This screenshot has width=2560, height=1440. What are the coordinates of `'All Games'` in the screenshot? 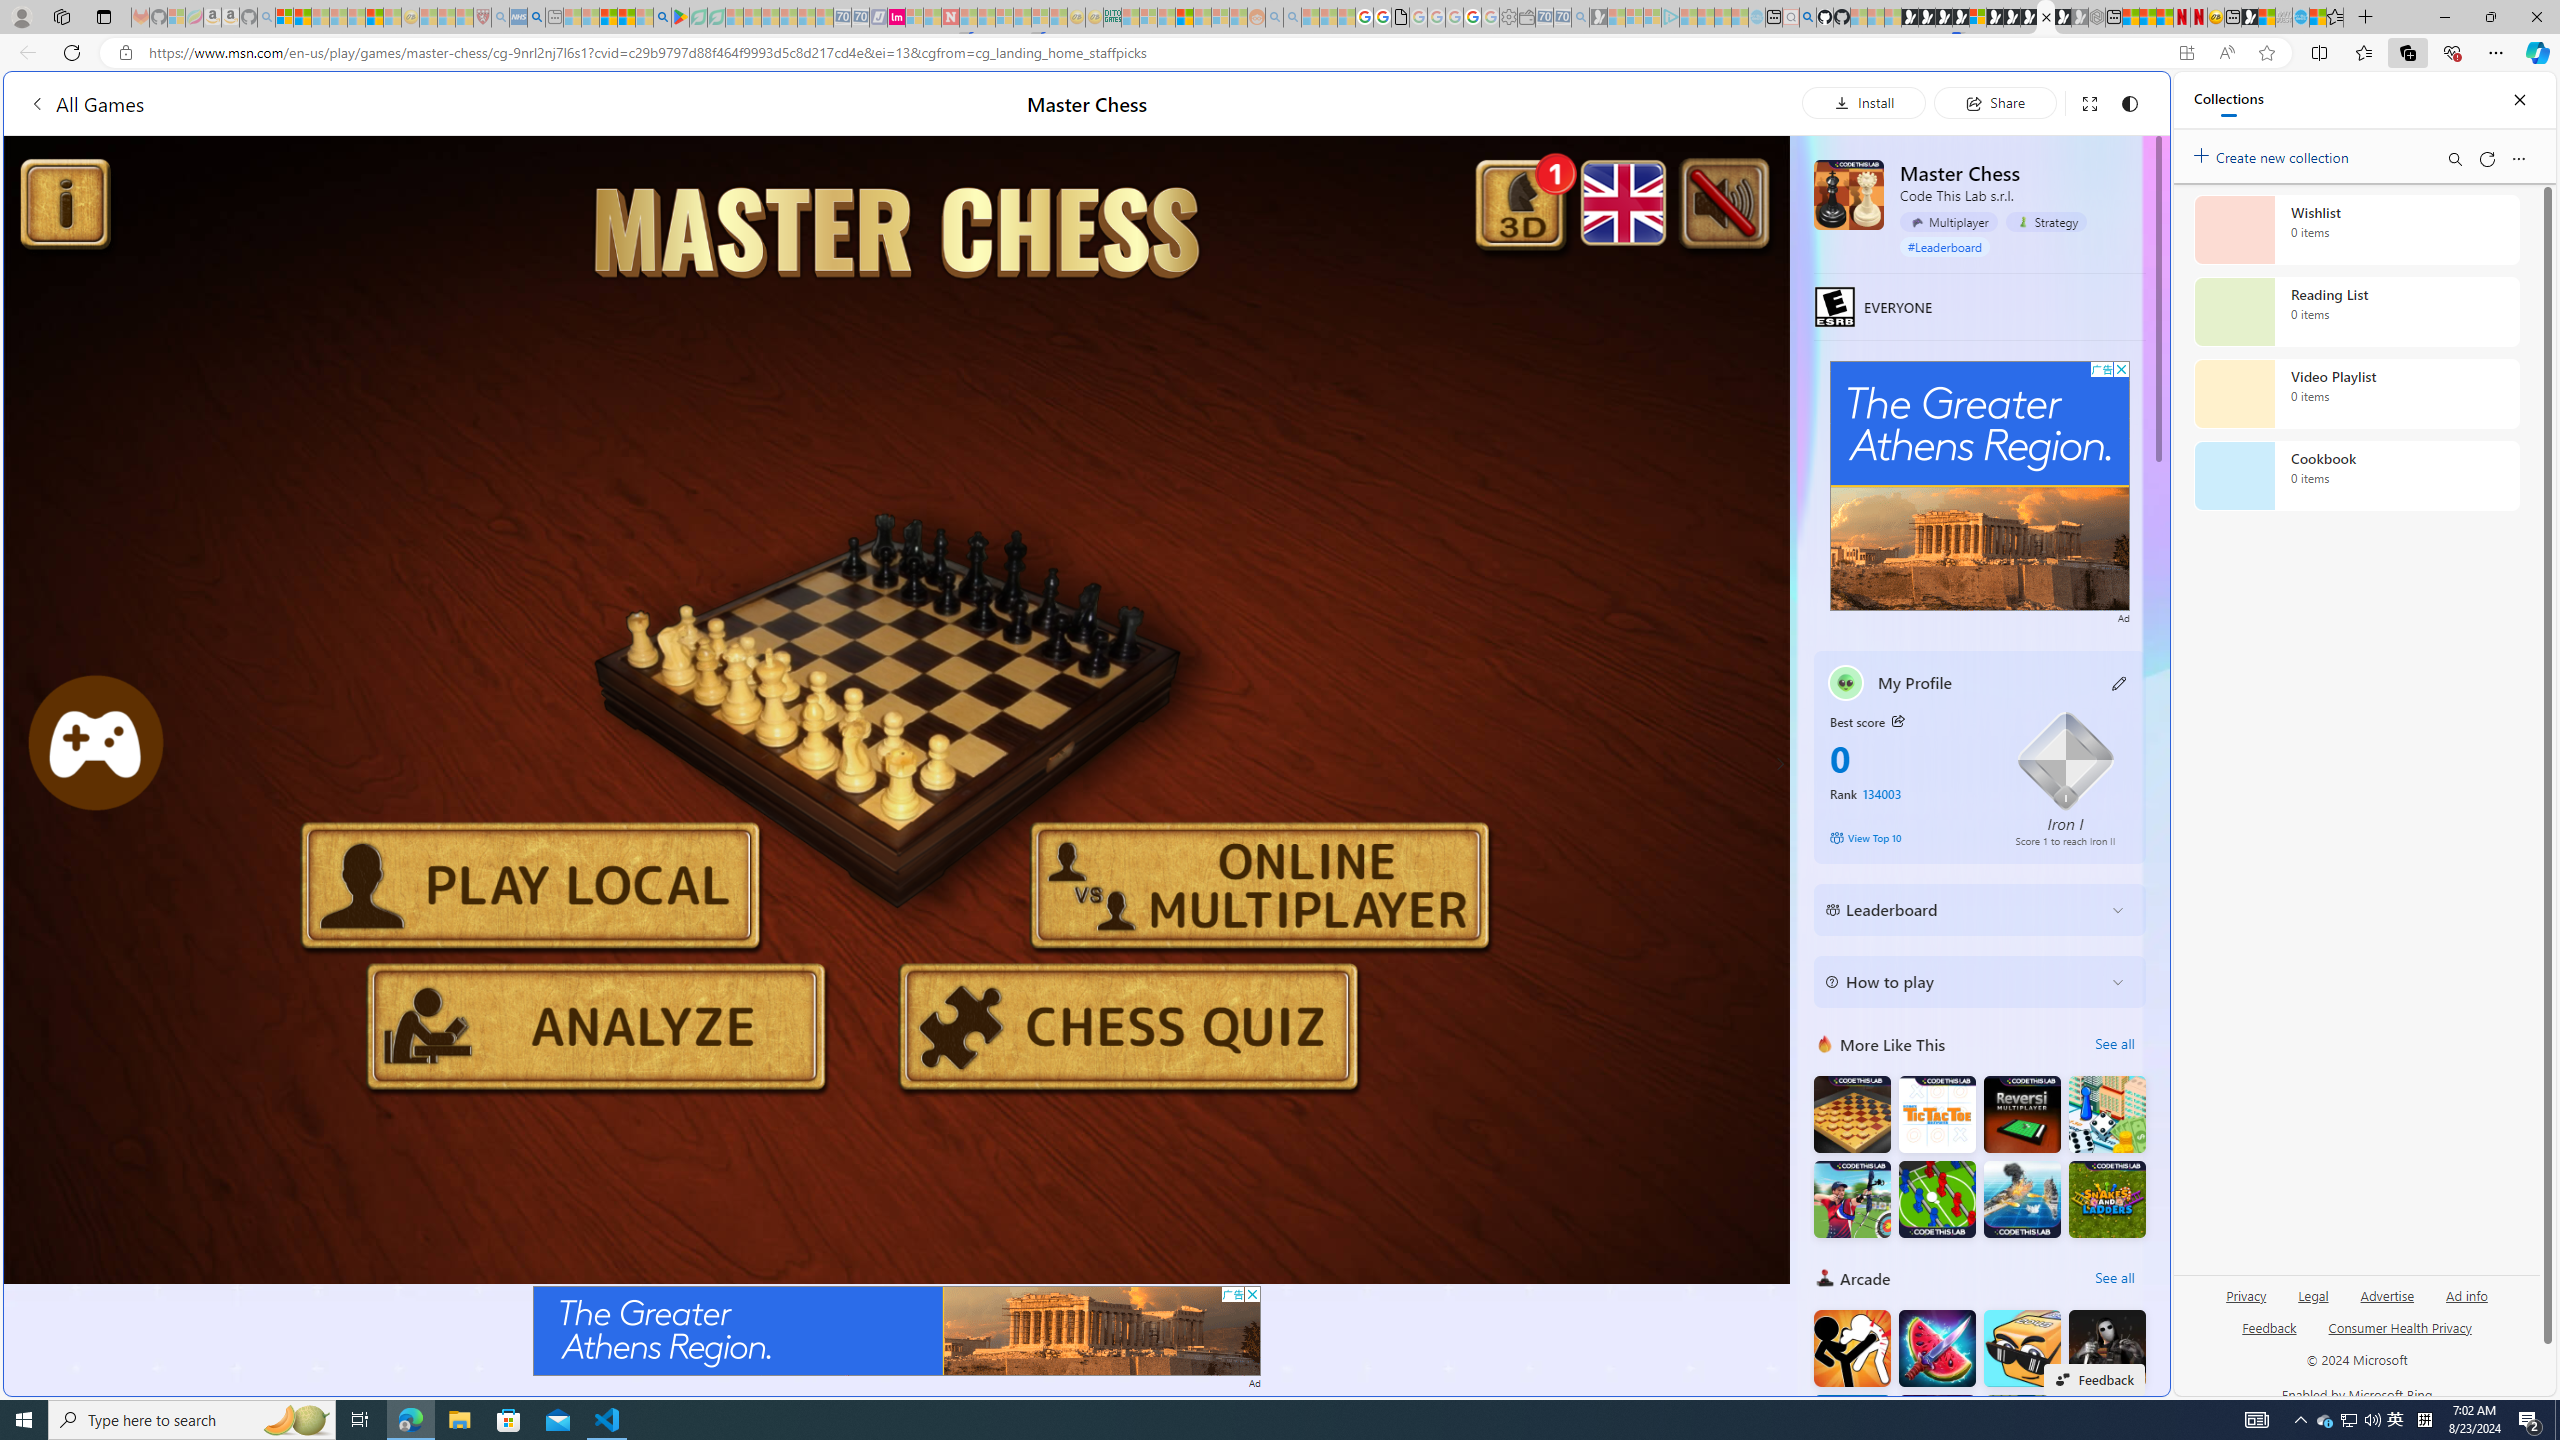 It's located at (86, 103).